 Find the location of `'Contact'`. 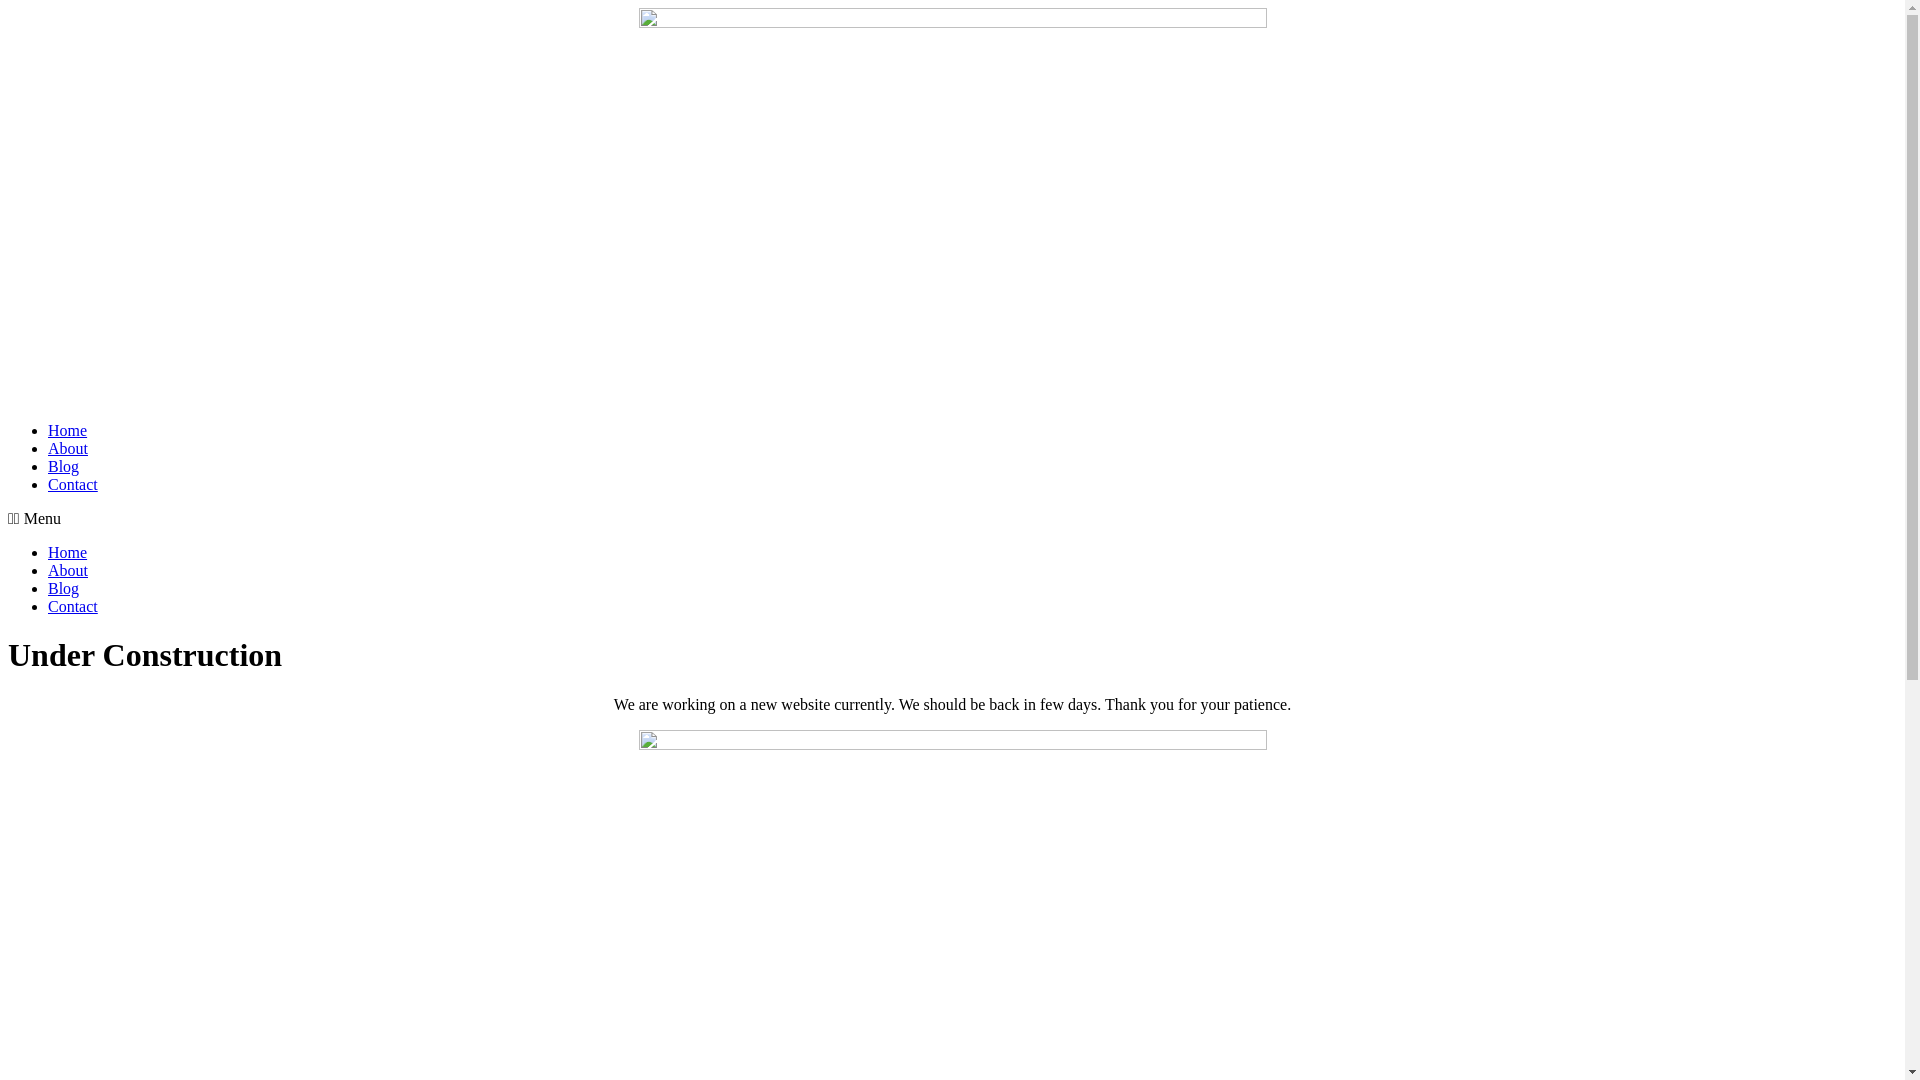

'Contact' is located at coordinates (72, 605).